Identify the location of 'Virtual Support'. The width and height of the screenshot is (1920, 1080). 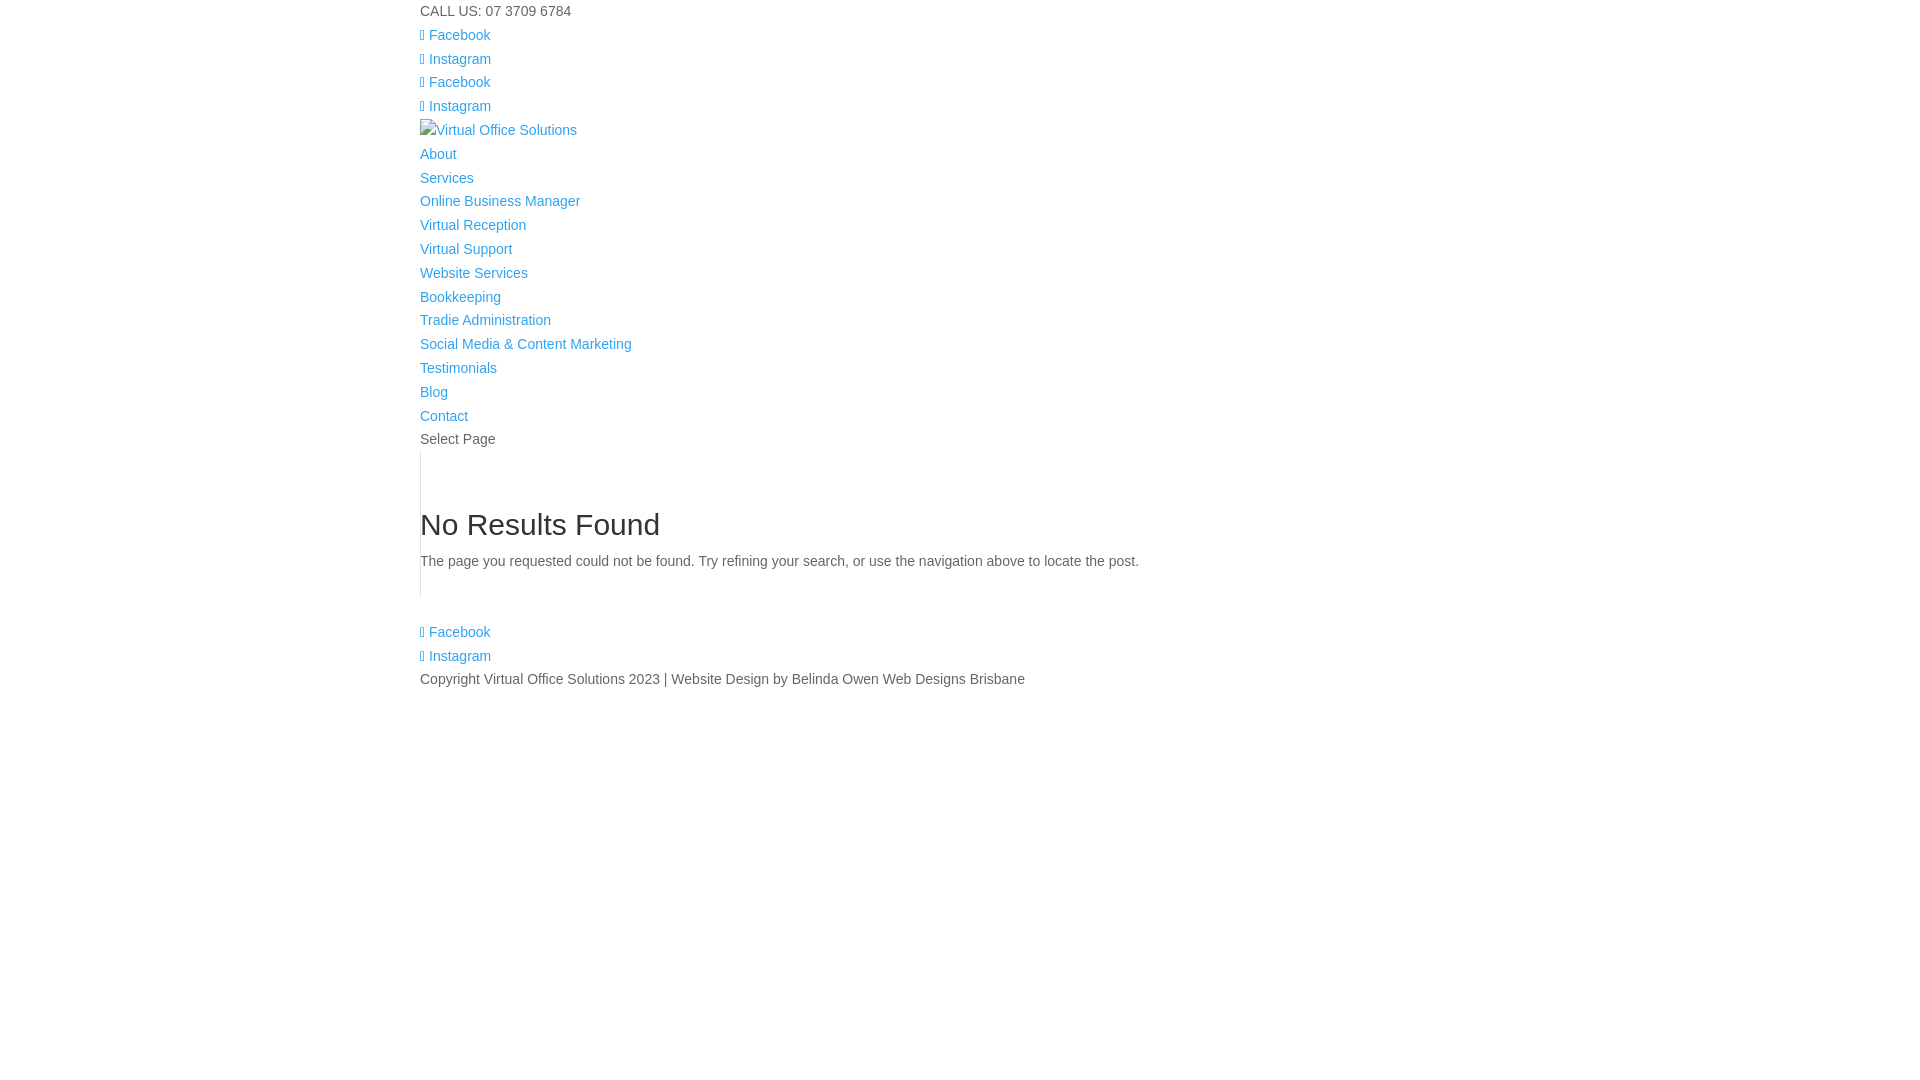
(464, 248).